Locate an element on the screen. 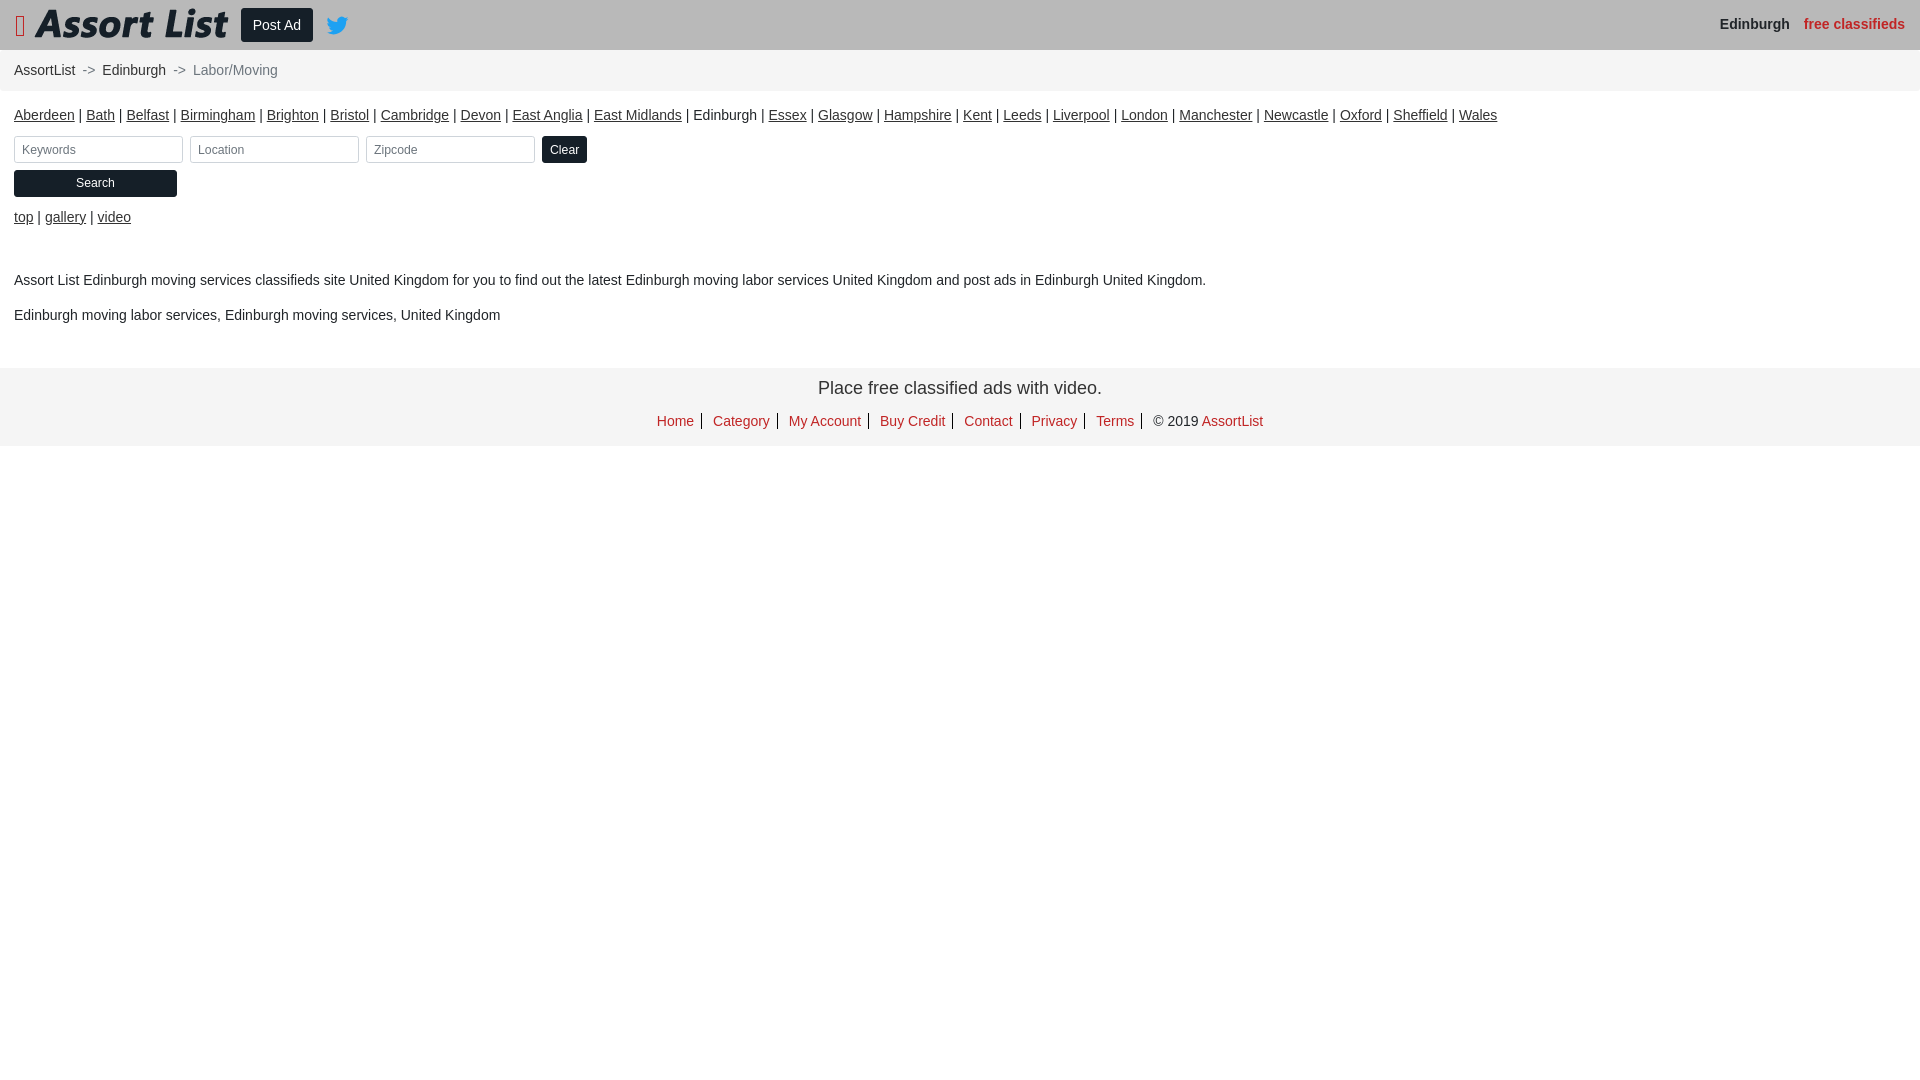  'video' is located at coordinates (113, 216).